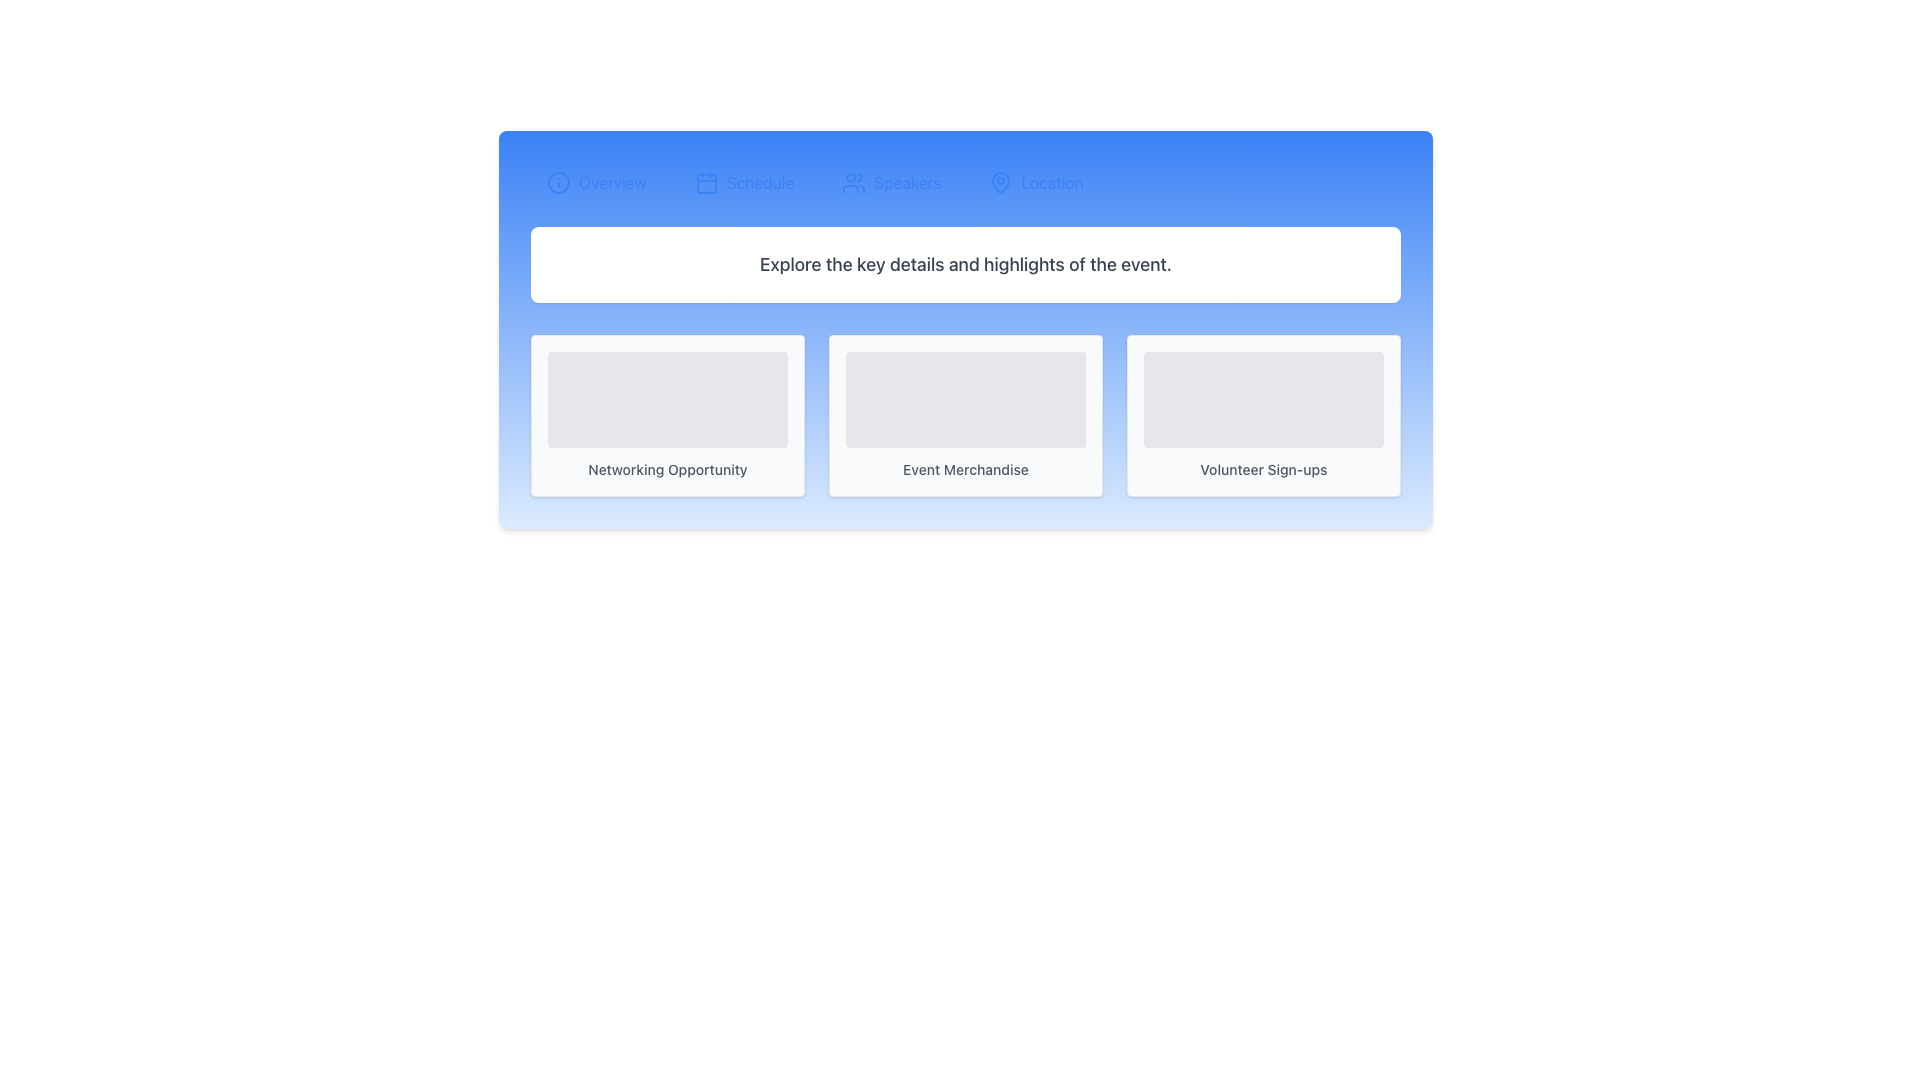 The width and height of the screenshot is (1920, 1080). Describe the element at coordinates (743, 182) in the screenshot. I see `the 'Schedule' button` at that location.